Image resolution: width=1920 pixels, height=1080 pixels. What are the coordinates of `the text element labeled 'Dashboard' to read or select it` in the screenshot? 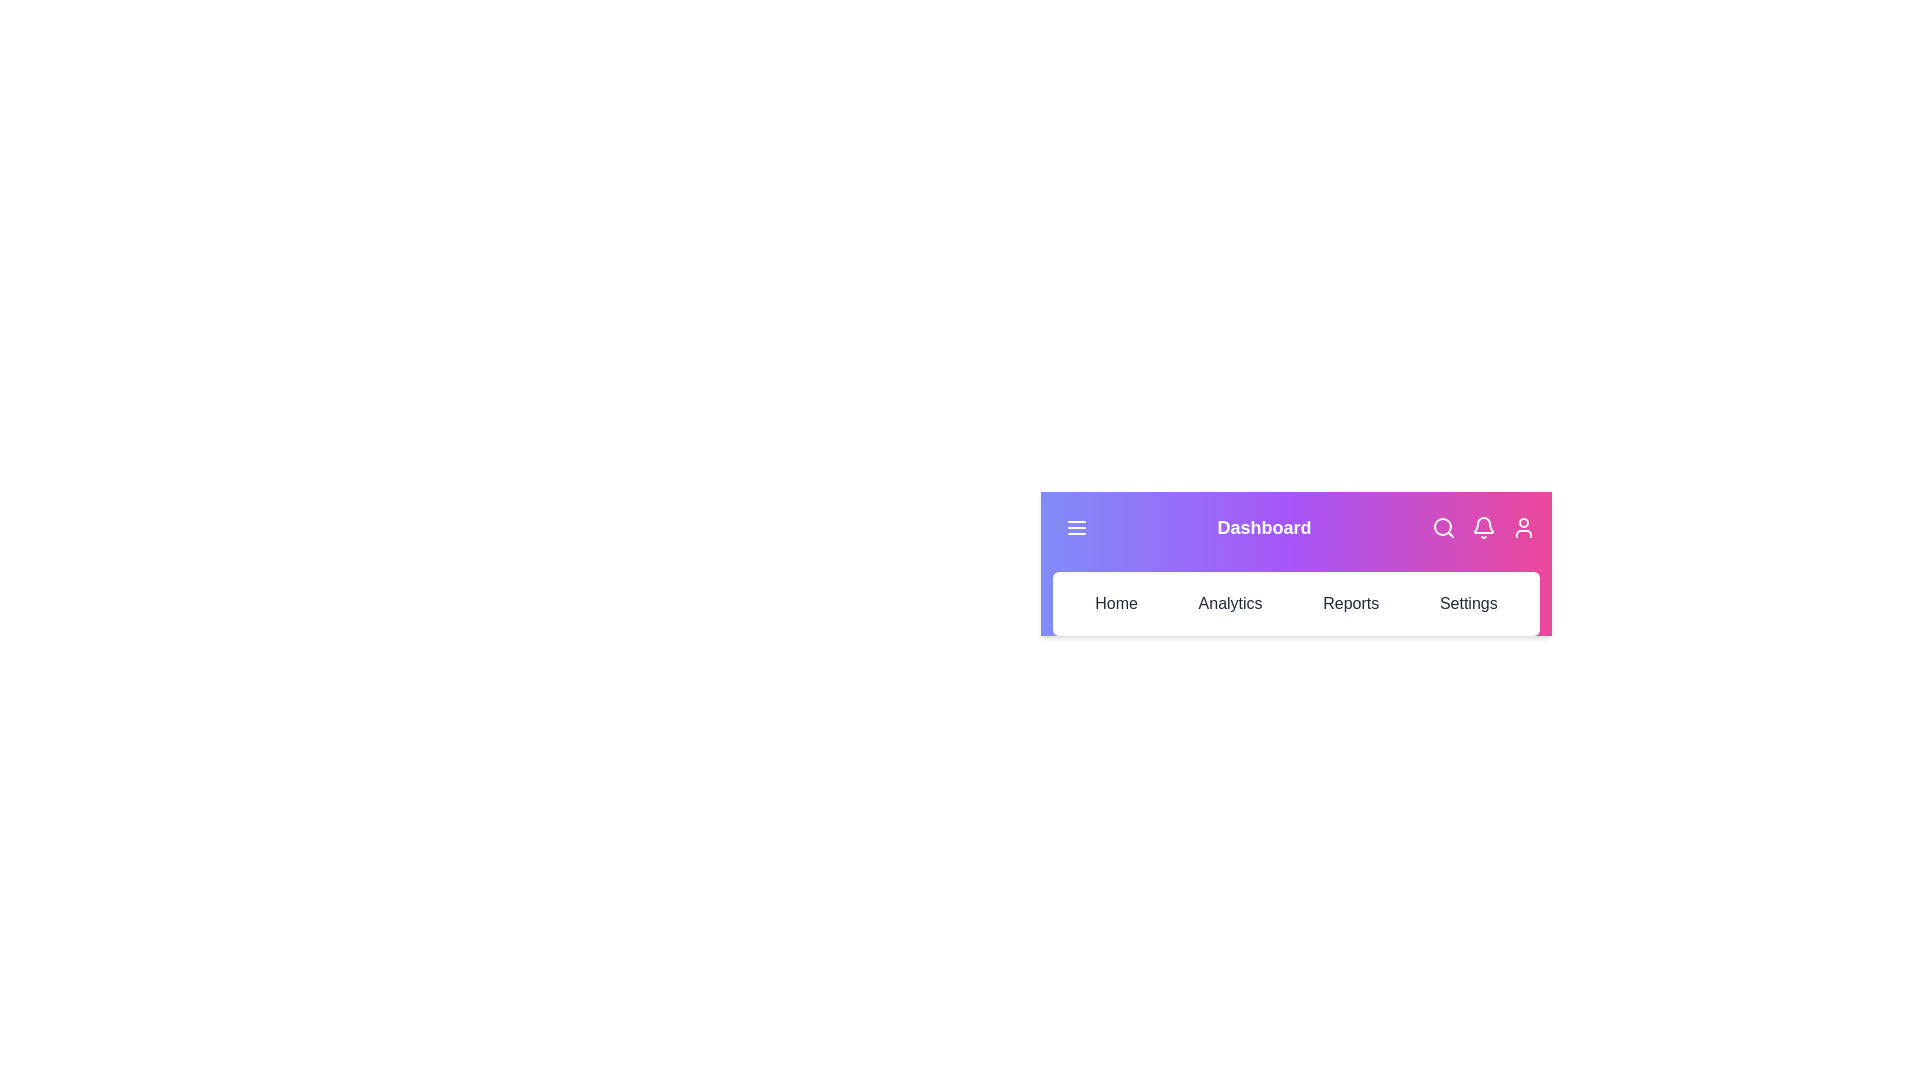 It's located at (1263, 527).